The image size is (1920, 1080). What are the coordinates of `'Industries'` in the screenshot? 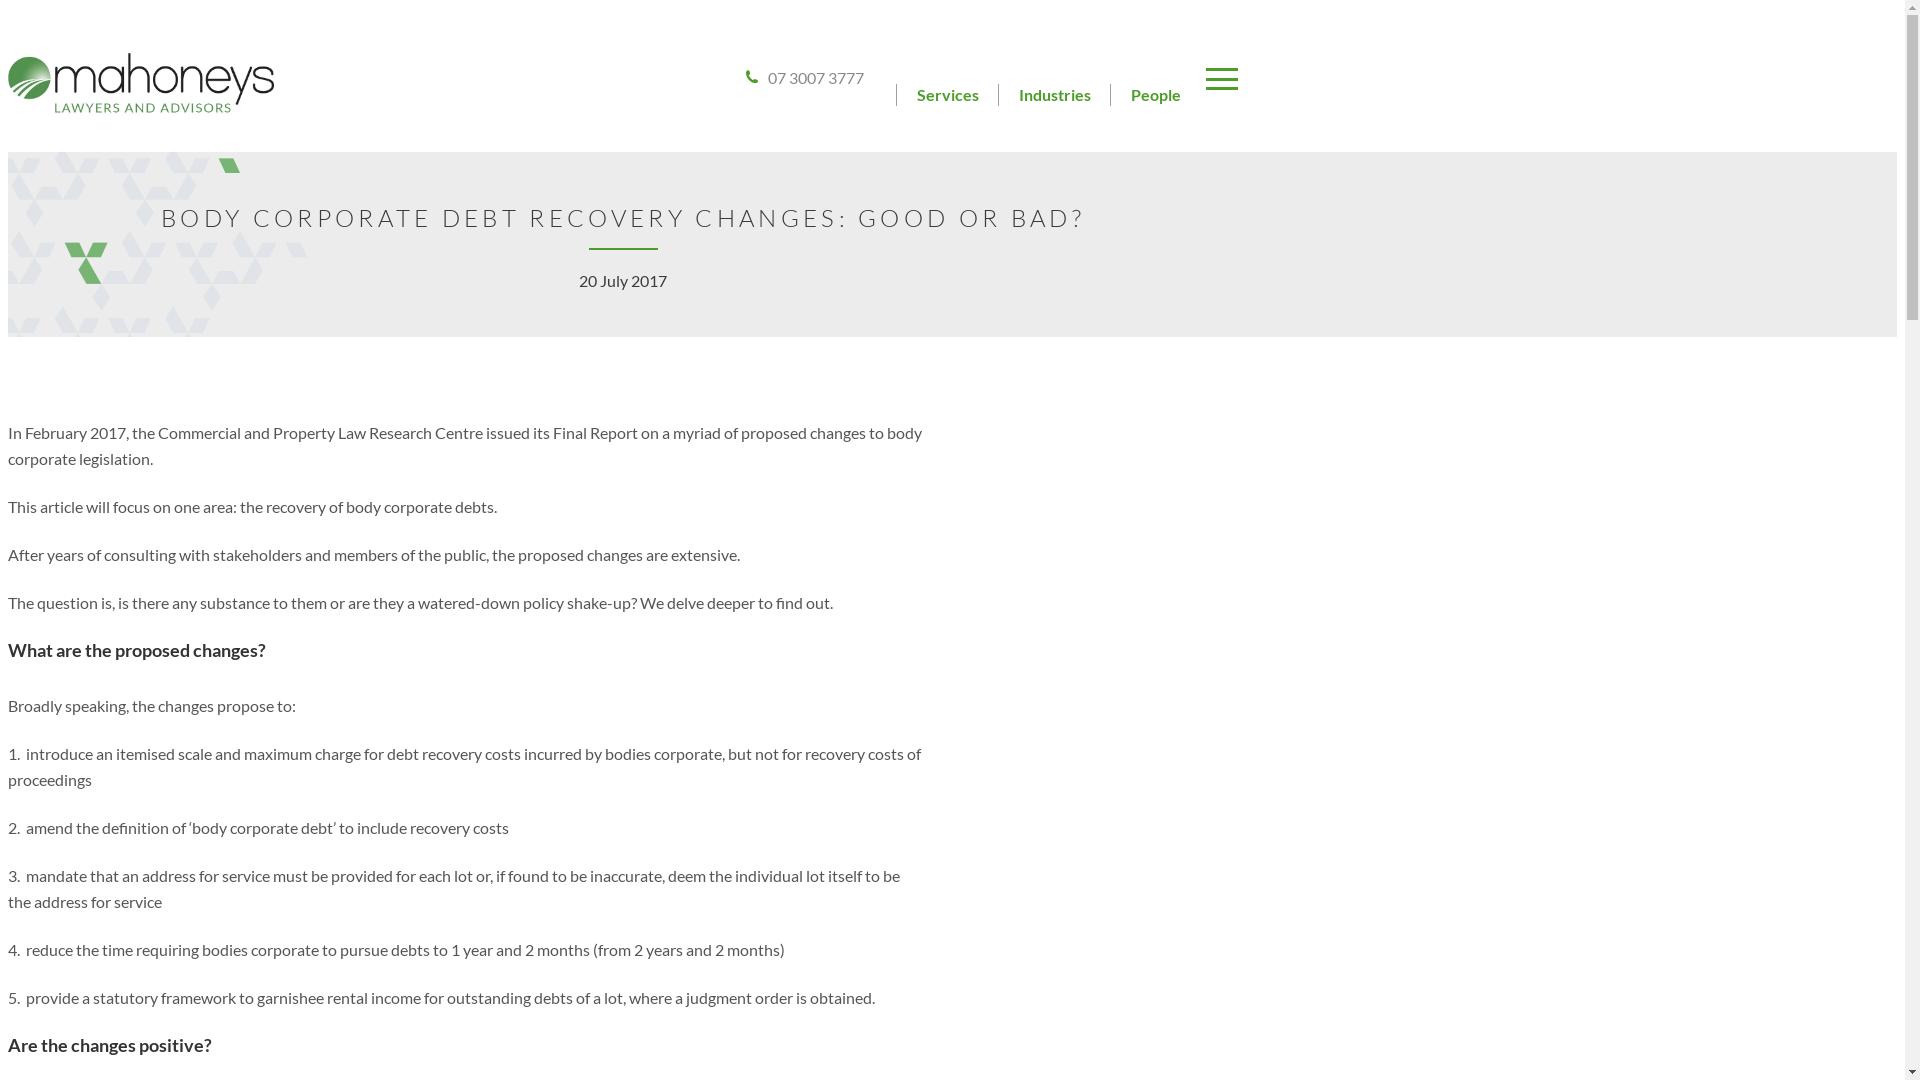 It's located at (1018, 94).